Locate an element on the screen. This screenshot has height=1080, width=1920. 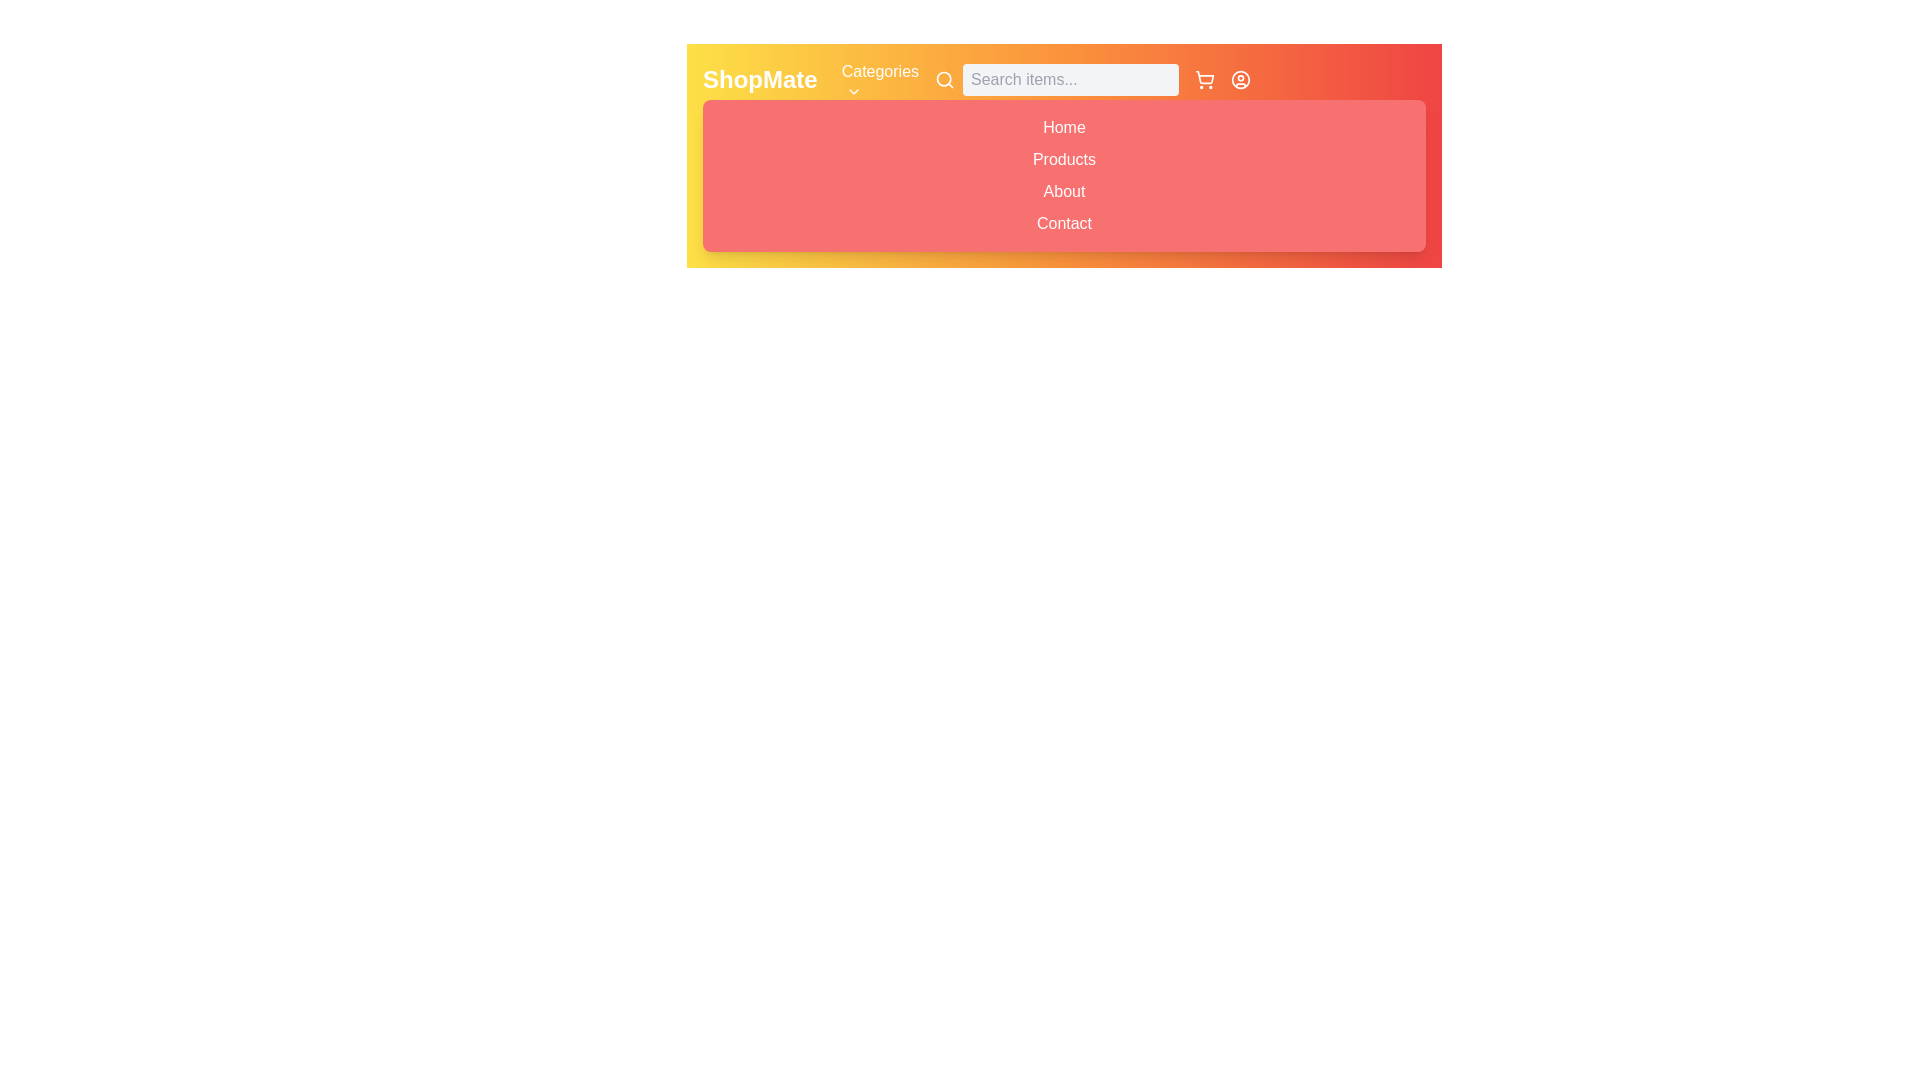
the SVG Circle that is part of the search icon located in the top header bar, positioned to the right of the 'Categories' button and left of the search input field is located at coordinates (943, 78).